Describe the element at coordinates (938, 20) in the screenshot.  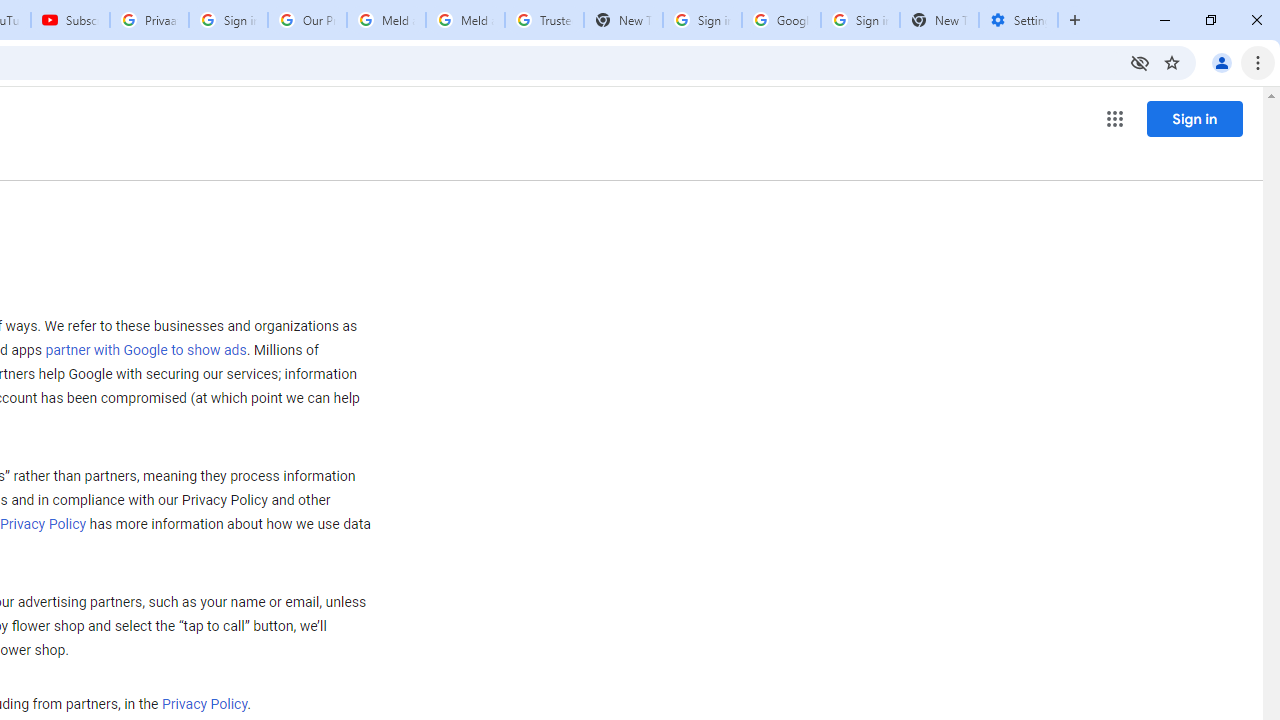
I see `'New Tab'` at that location.